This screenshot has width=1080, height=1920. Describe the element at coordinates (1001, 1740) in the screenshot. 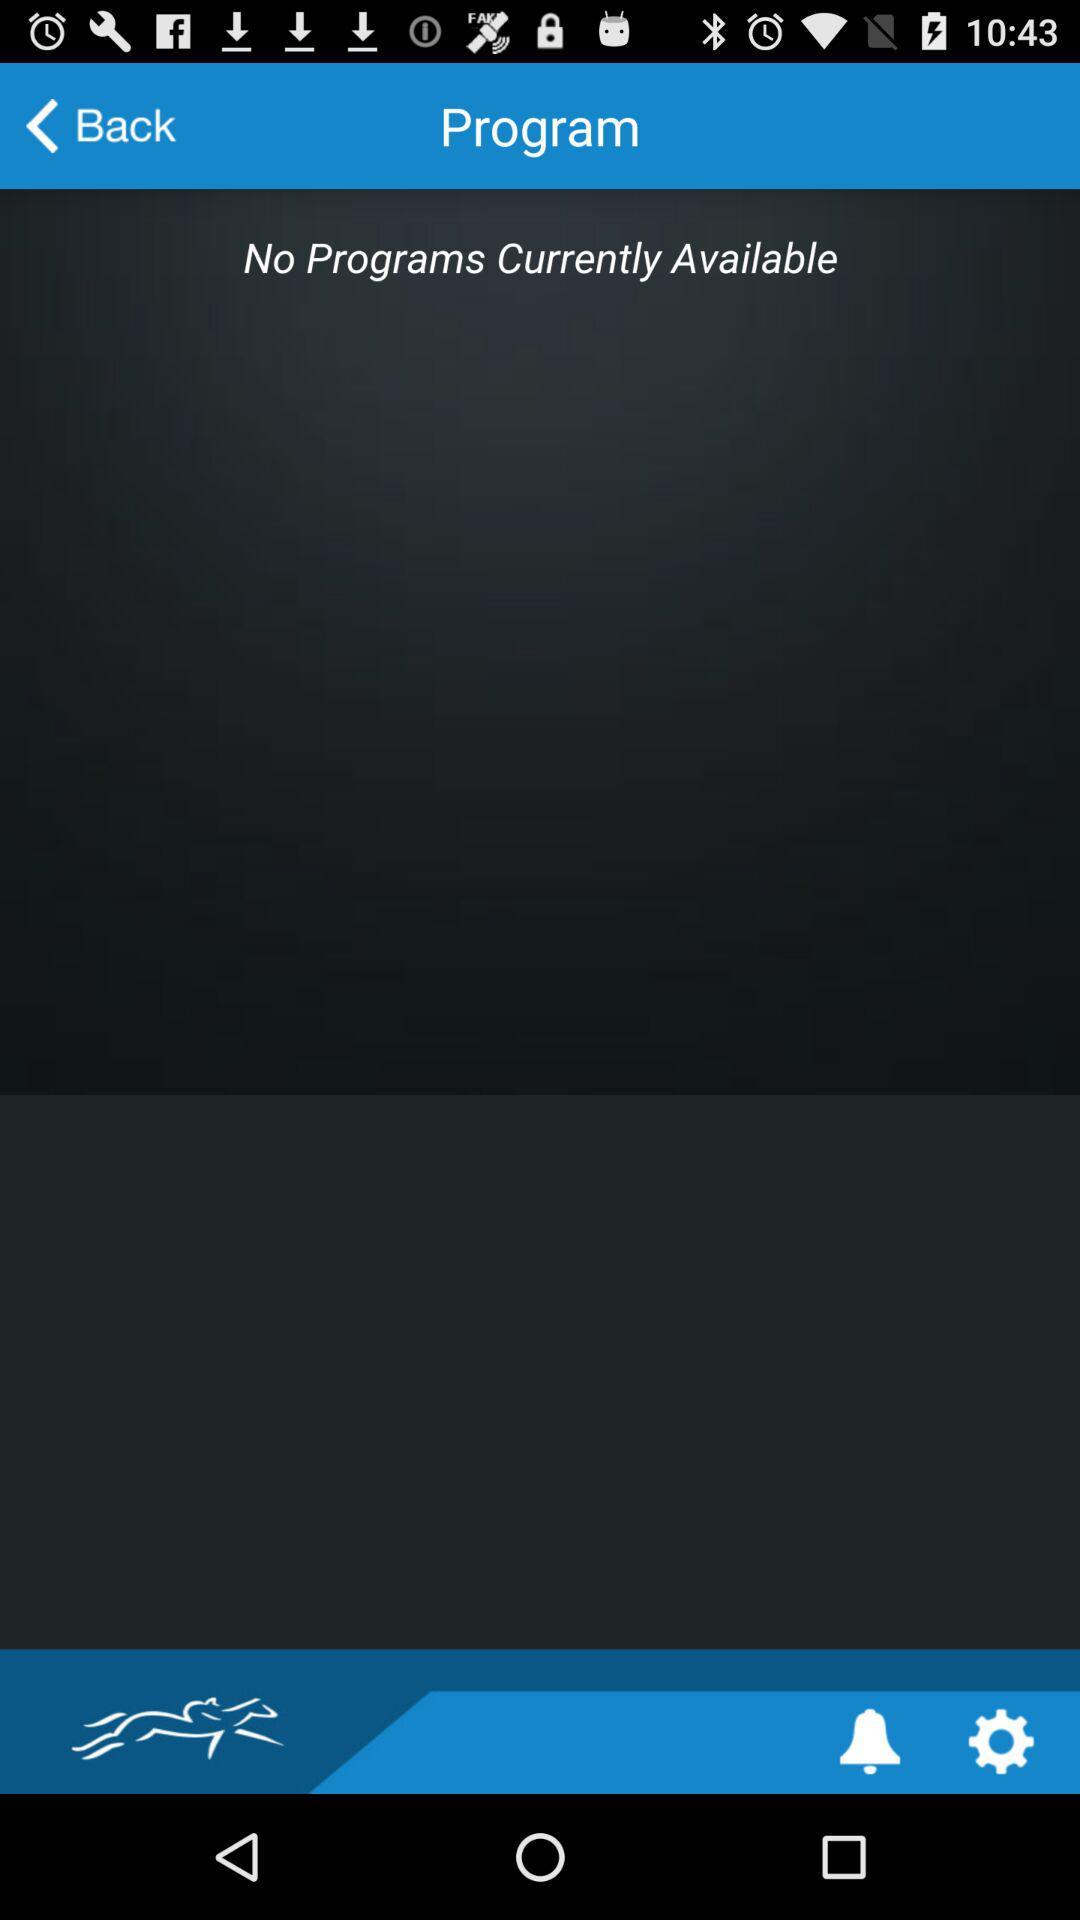

I see `open settings` at that location.